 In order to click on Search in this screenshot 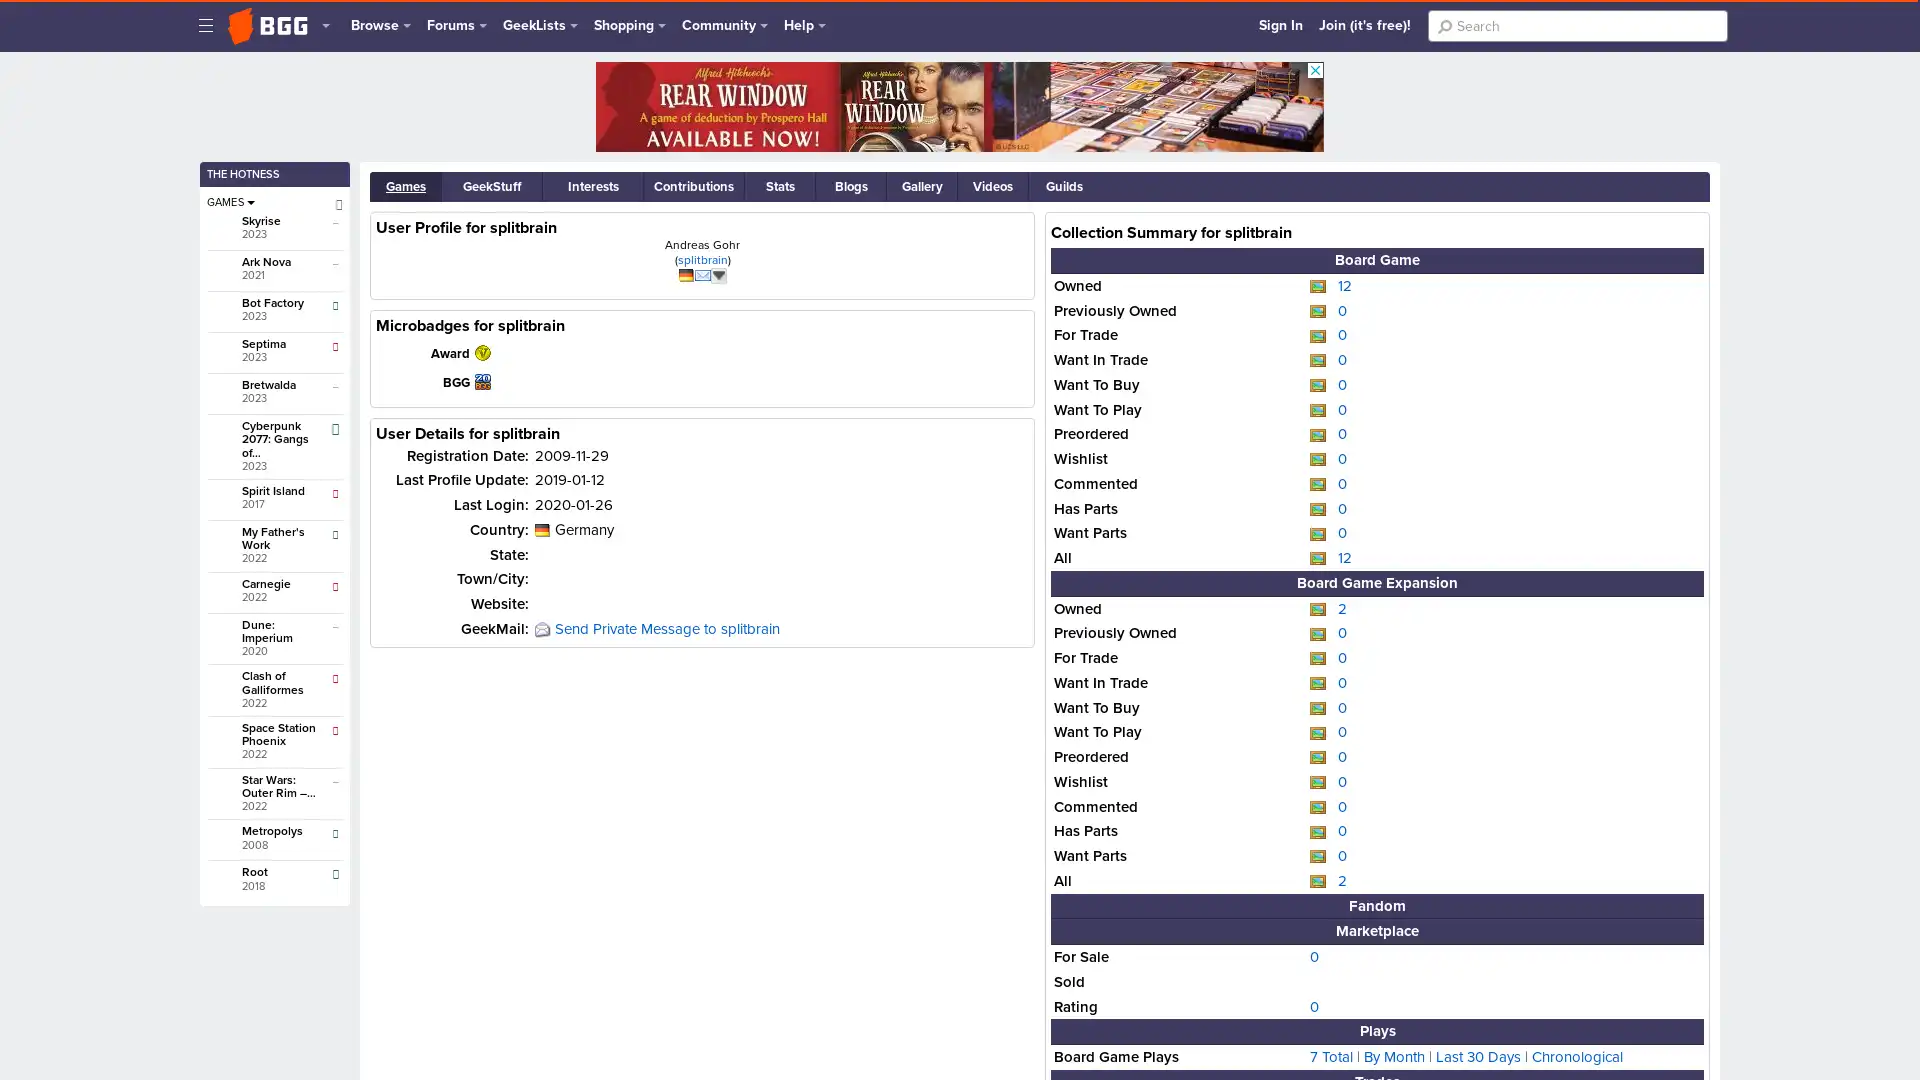, I will do `click(1444, 27)`.